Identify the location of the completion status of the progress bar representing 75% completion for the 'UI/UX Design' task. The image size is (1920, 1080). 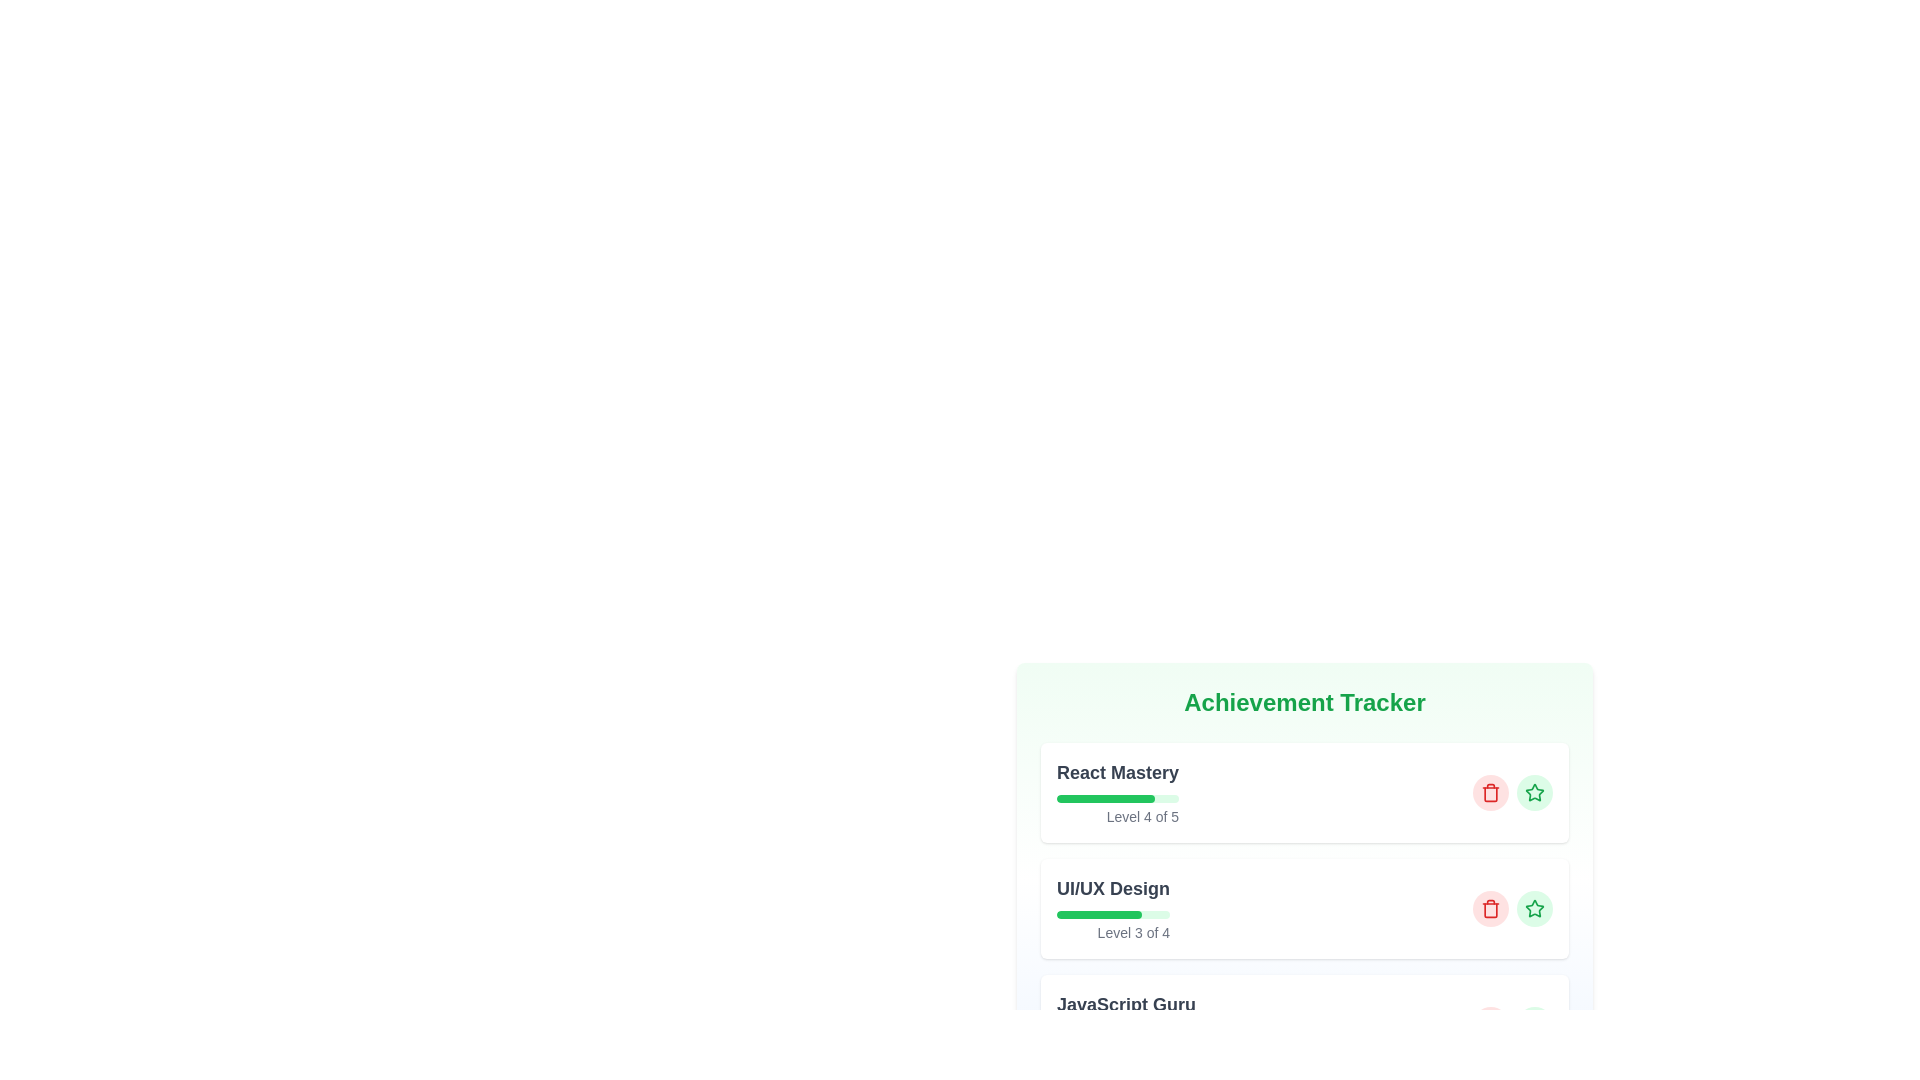
(1098, 914).